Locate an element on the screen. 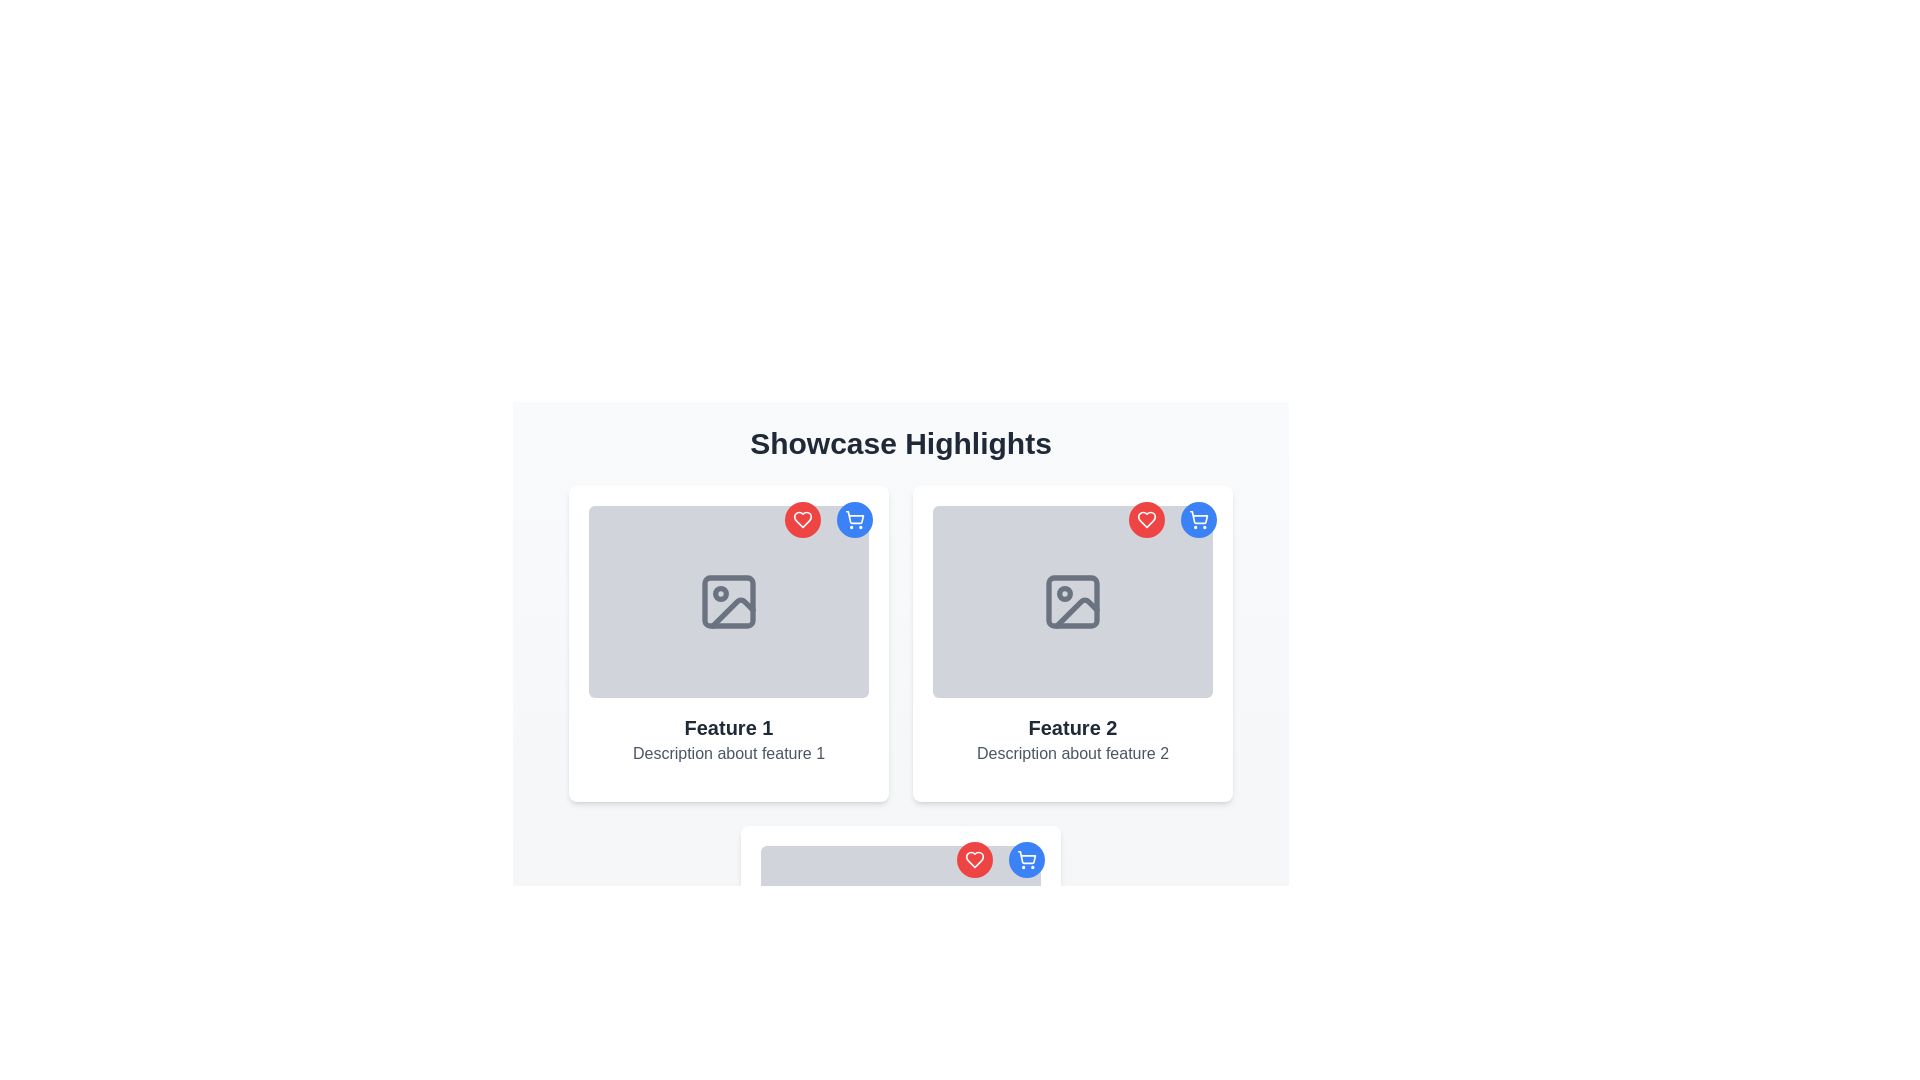 This screenshot has height=1080, width=1920. the Placeholder icon, which represents an image placeholder in the Feature 1 section is located at coordinates (728, 600).